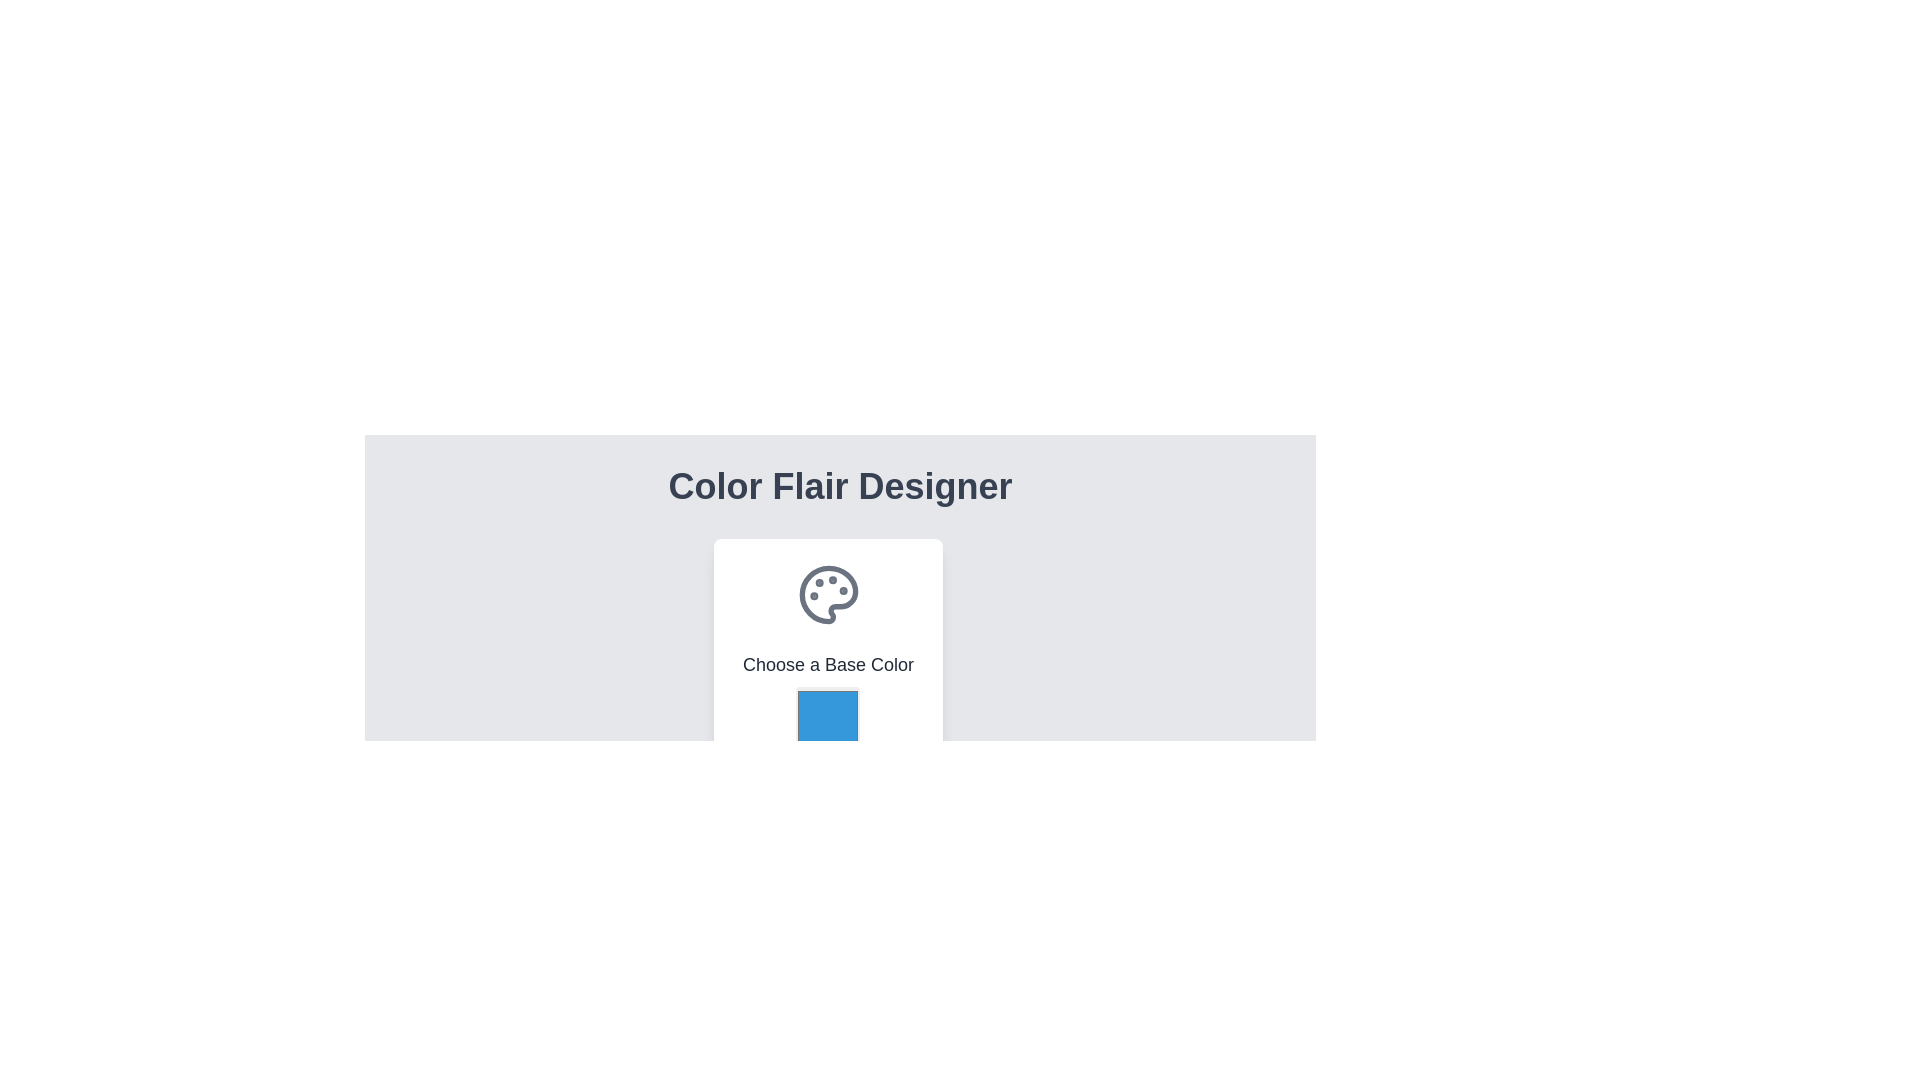  Describe the element at coordinates (828, 701) in the screenshot. I see `the Color picker button located below the palette icon and the text 'Choose a Base Color'` at that location.